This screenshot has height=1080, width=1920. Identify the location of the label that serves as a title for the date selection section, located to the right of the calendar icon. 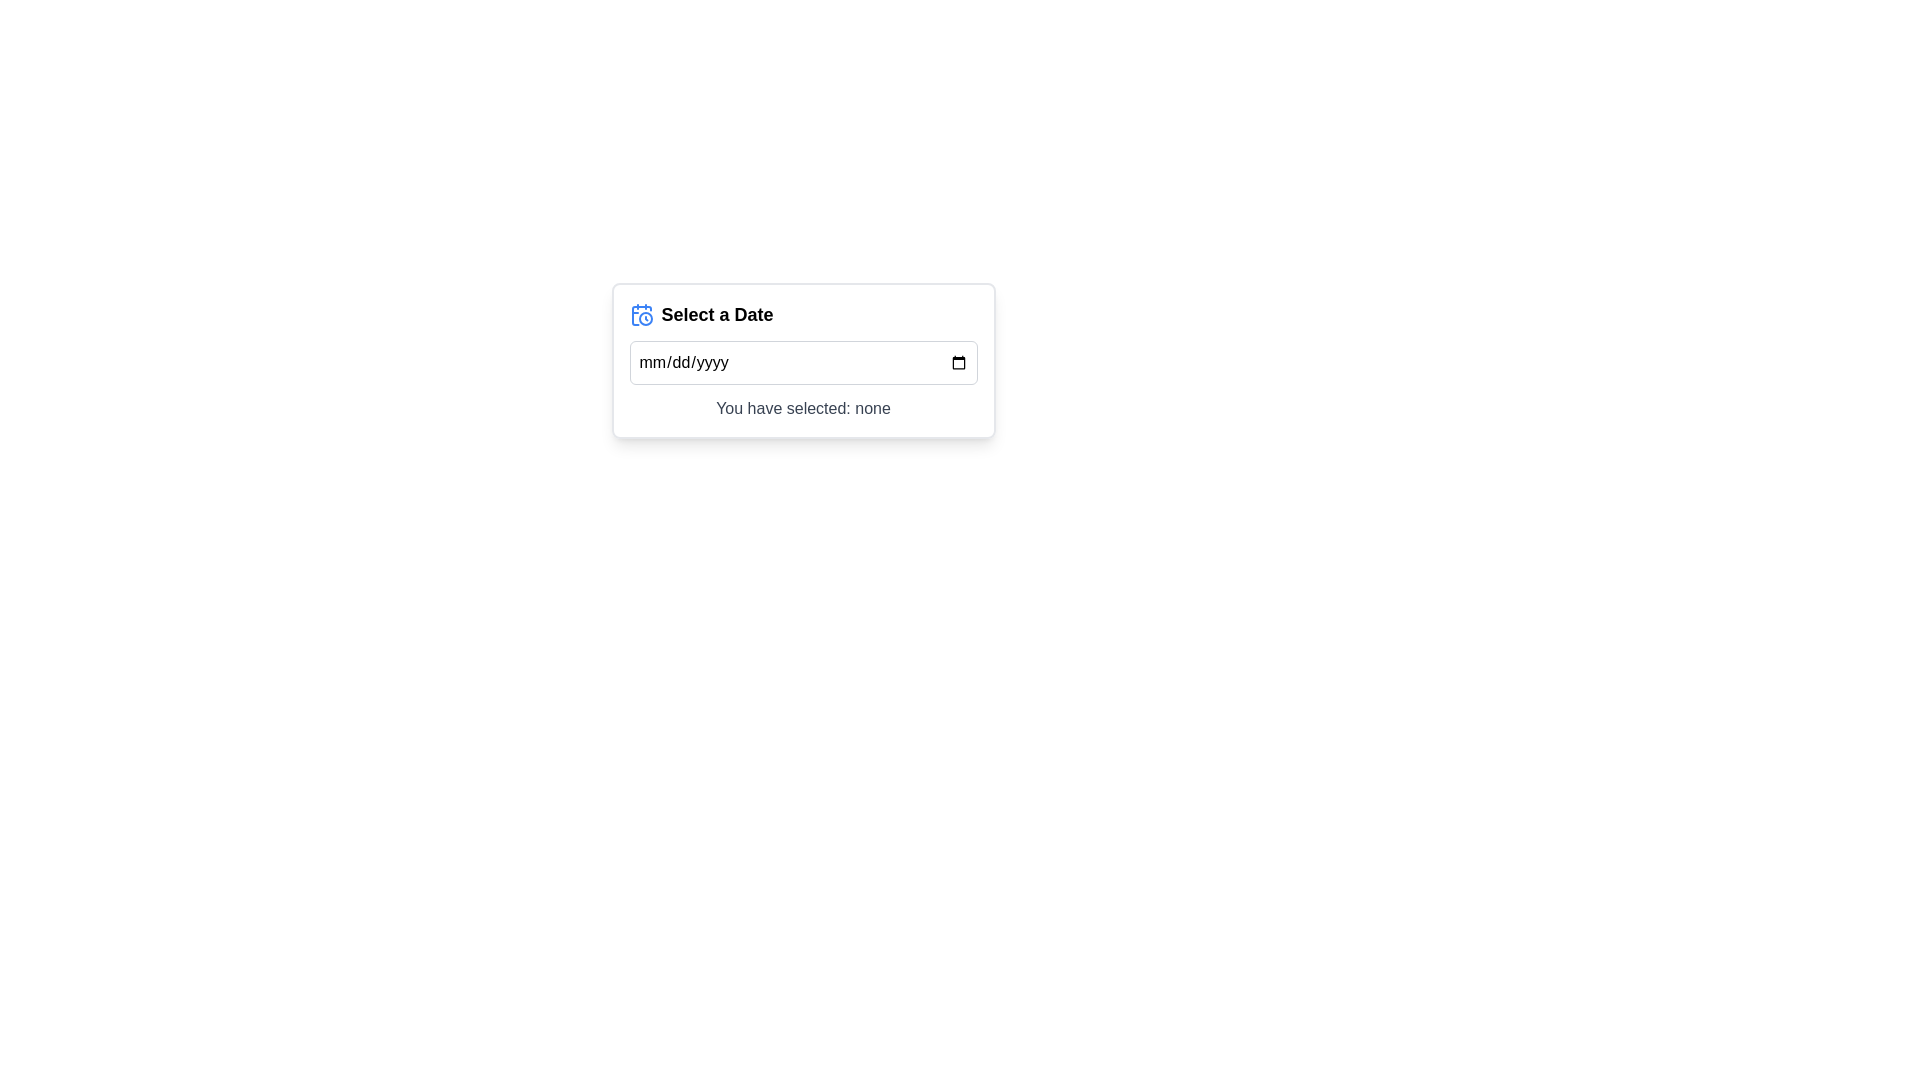
(717, 315).